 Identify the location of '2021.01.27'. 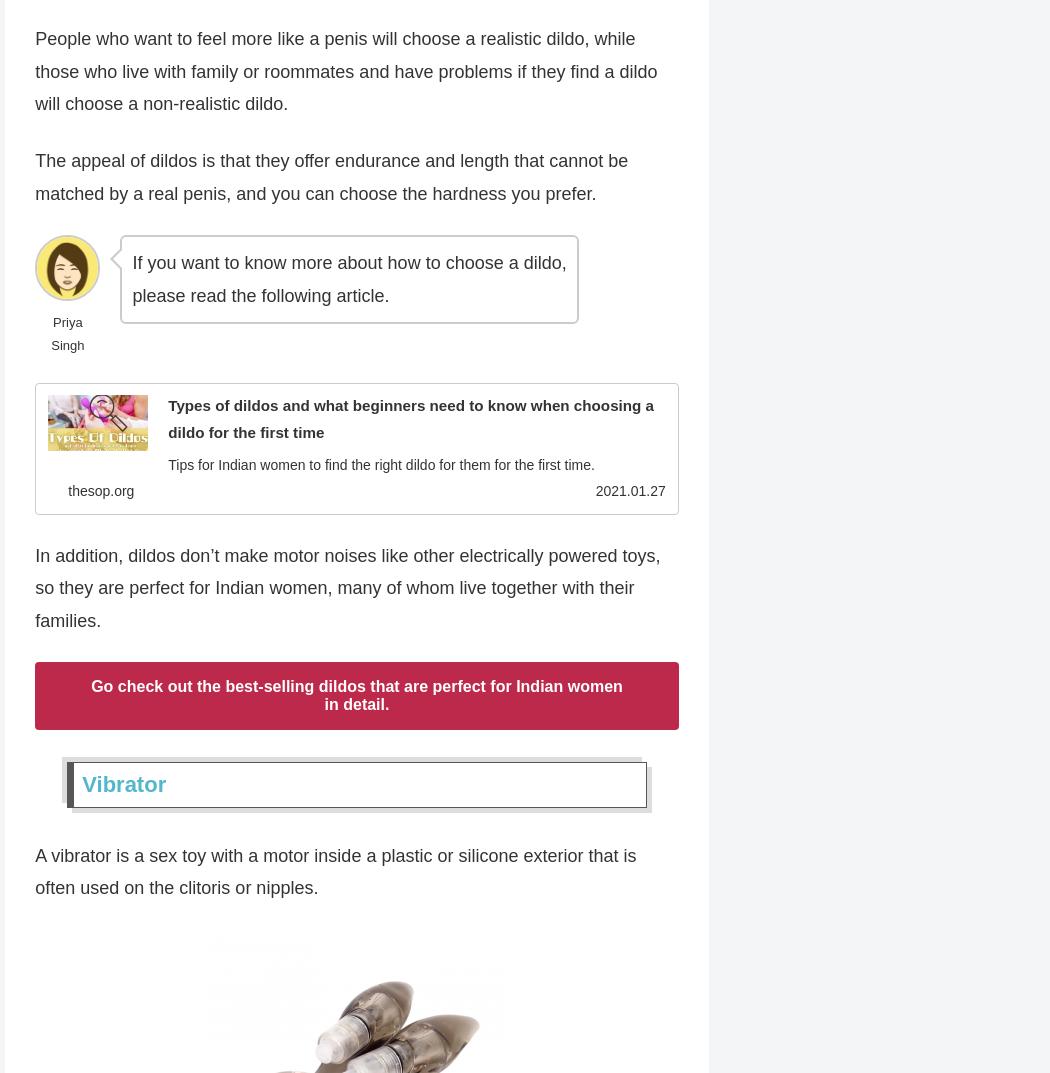
(630, 490).